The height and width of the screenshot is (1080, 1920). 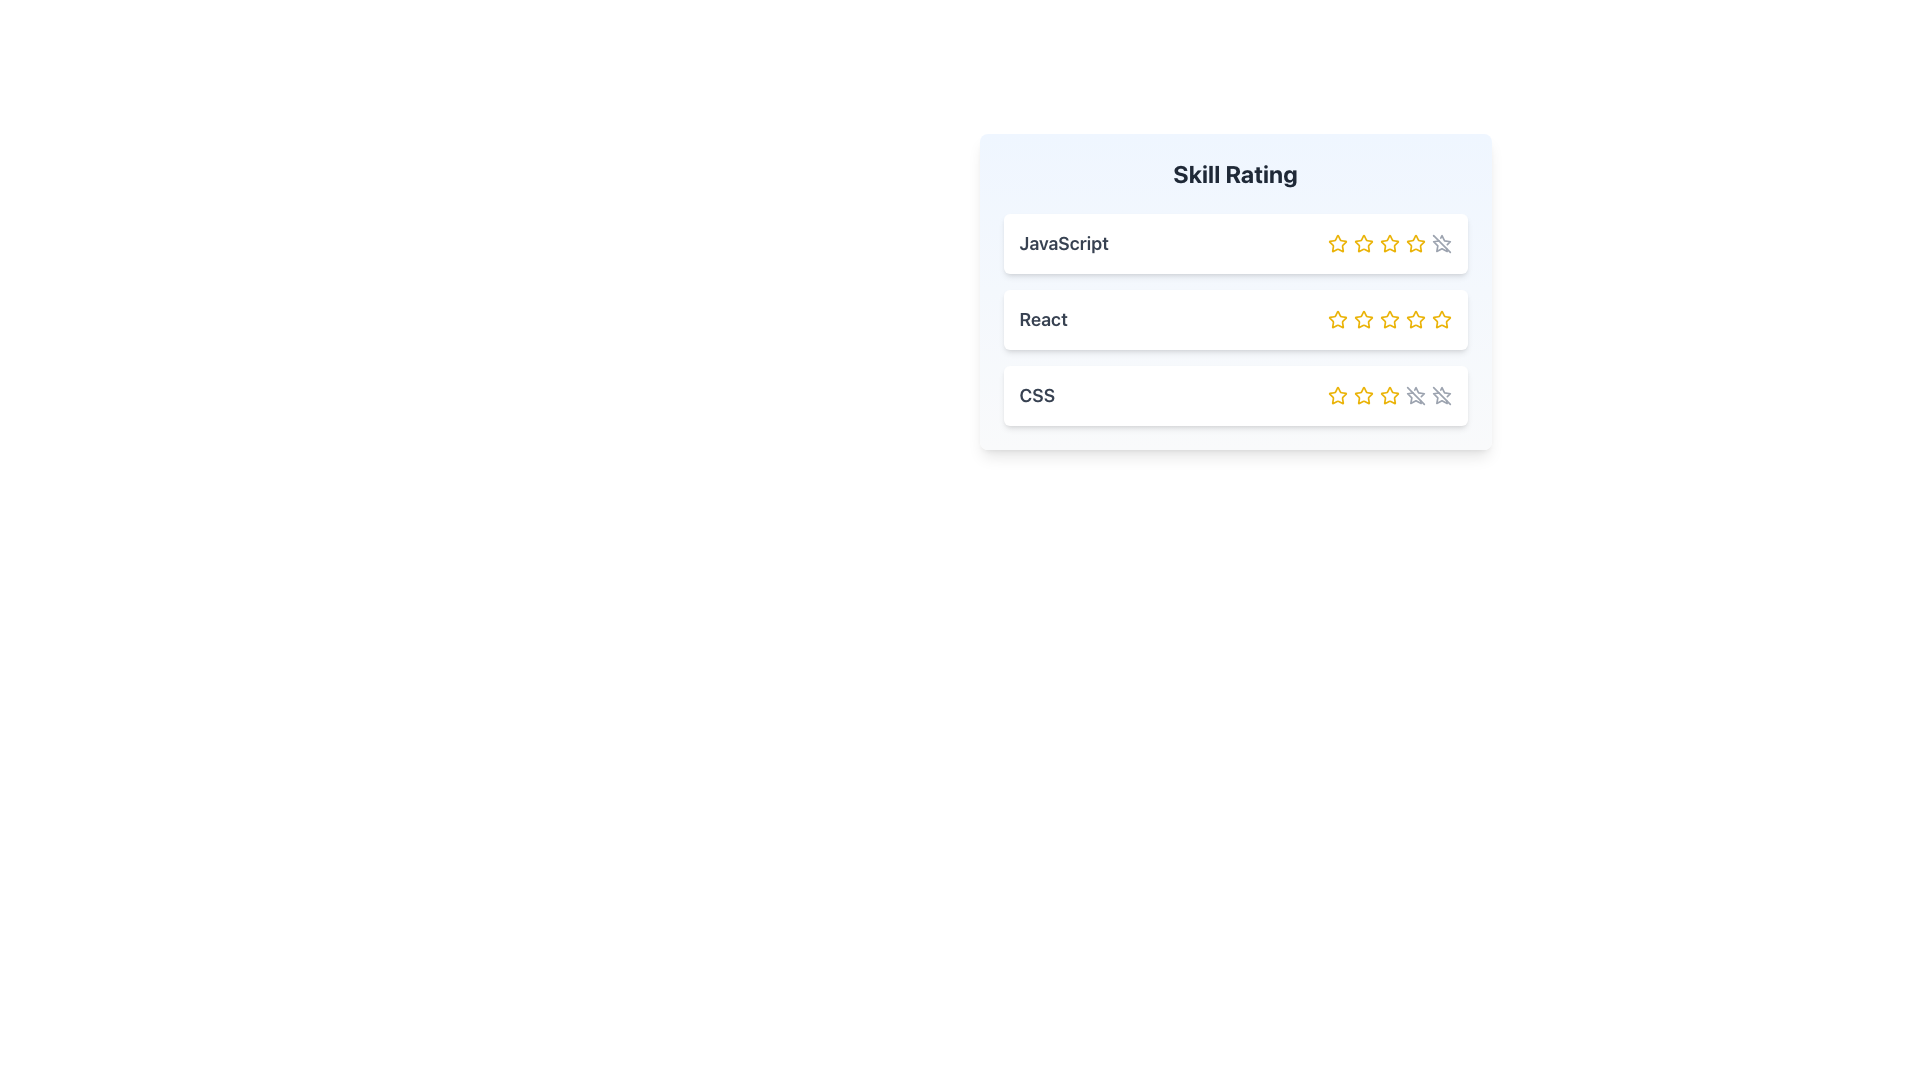 I want to click on the fourth yellow star icon in the rating interface to set a rating for JavaScript, so click(x=1388, y=242).